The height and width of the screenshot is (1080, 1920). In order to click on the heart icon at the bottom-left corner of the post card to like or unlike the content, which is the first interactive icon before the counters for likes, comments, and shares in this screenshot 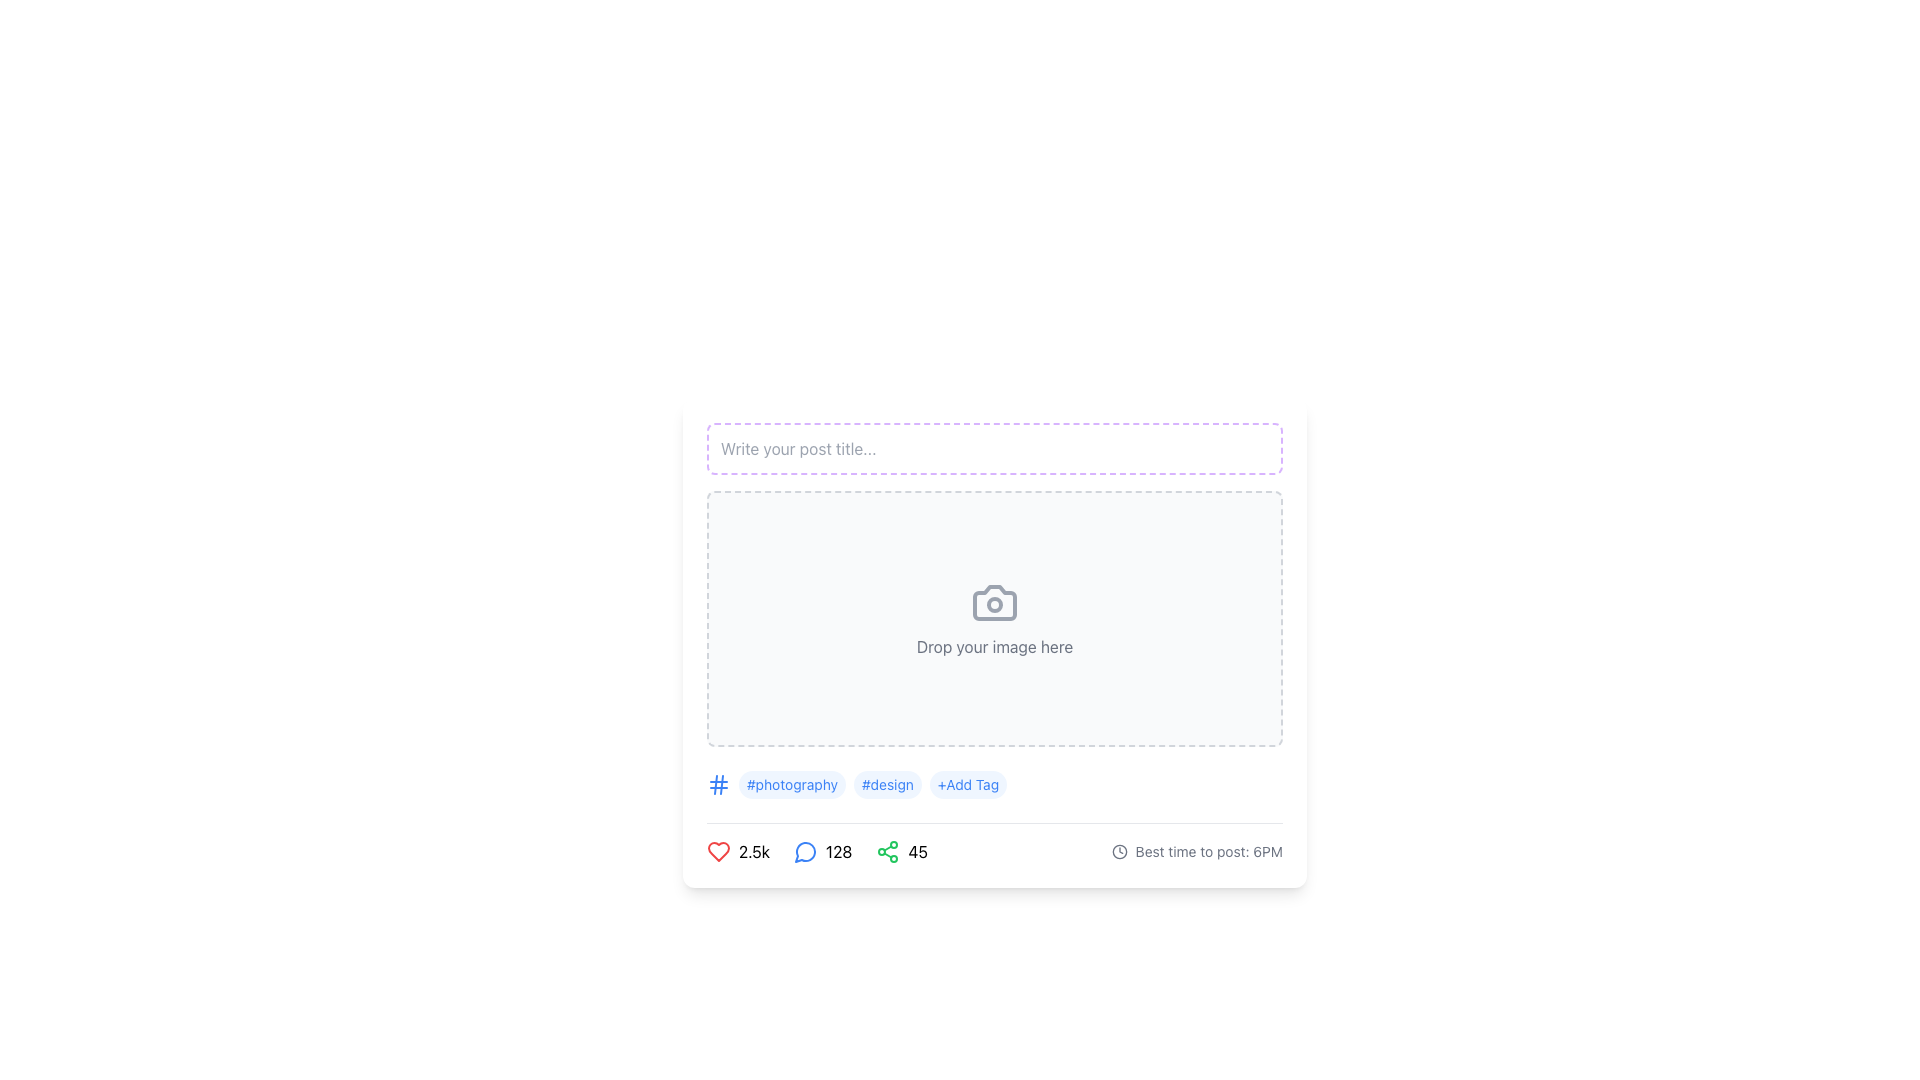, I will do `click(719, 852)`.